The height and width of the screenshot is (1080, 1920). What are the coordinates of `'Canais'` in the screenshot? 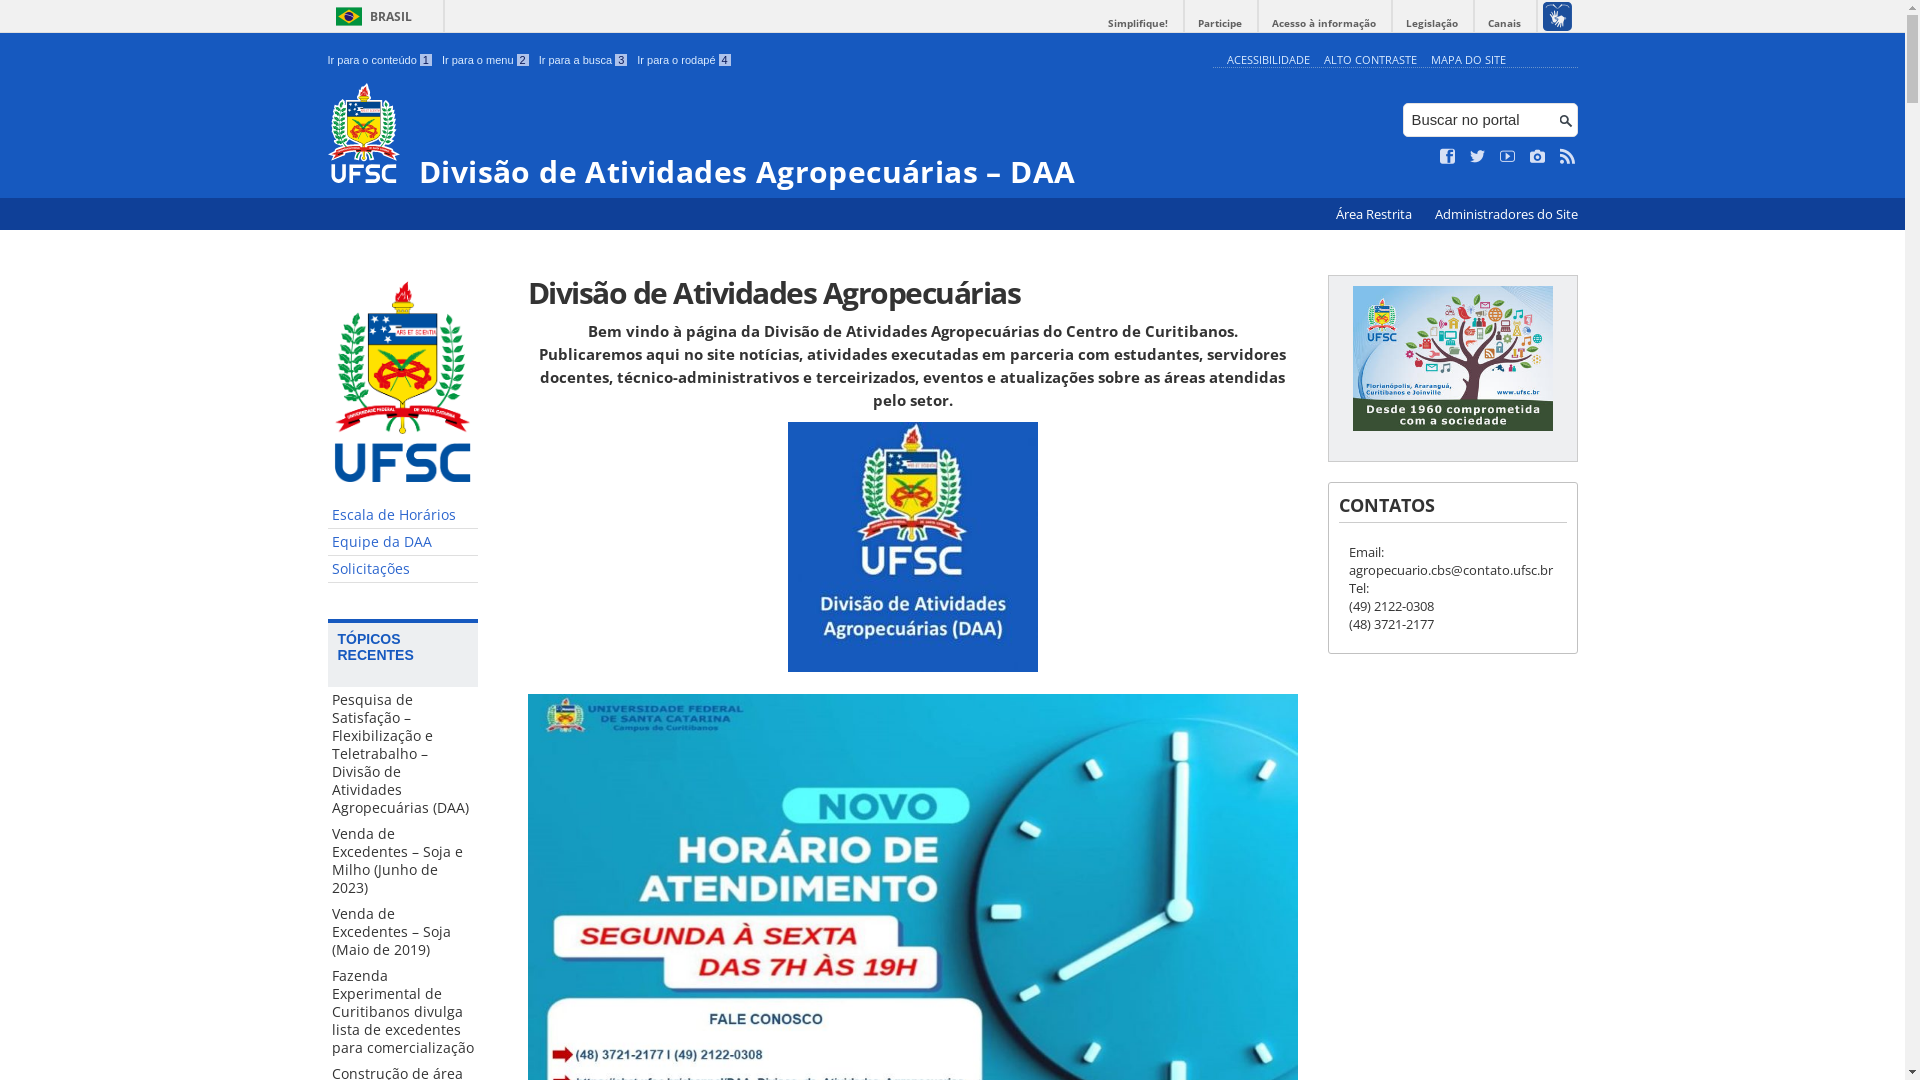 It's located at (1504, 23).